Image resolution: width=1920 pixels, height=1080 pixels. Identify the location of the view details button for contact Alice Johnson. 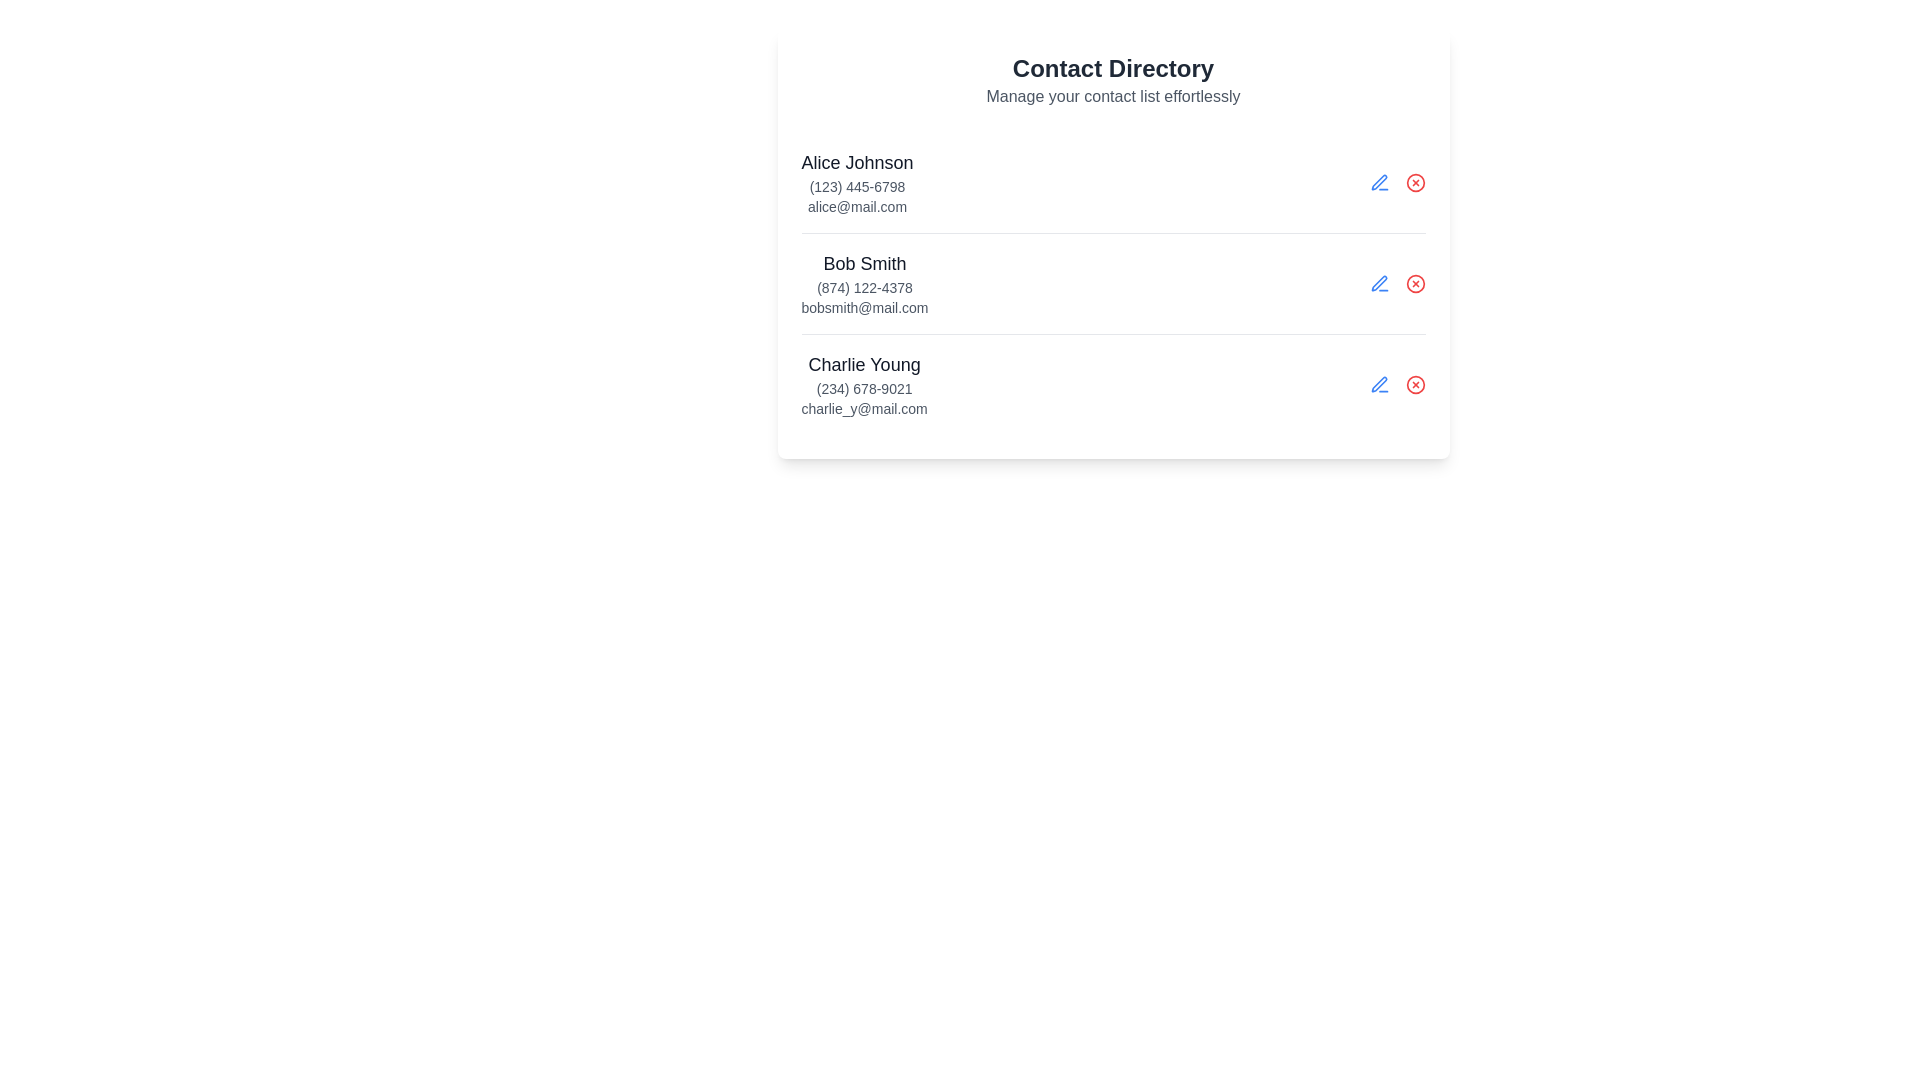
(1378, 182).